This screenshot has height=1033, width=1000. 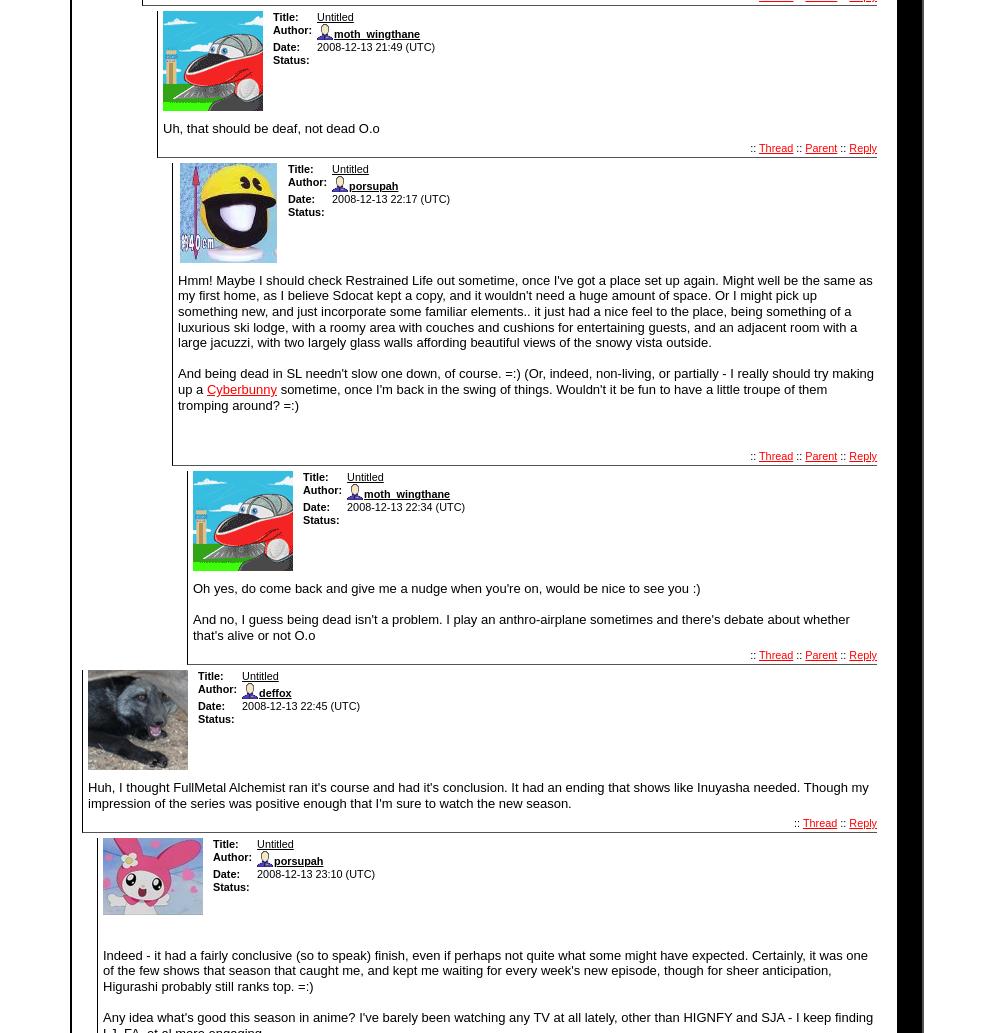 What do you see at coordinates (192, 586) in the screenshot?
I see `'Oh yes, do come back and give me a nudge when you're on, would be nice to see you :)'` at bounding box center [192, 586].